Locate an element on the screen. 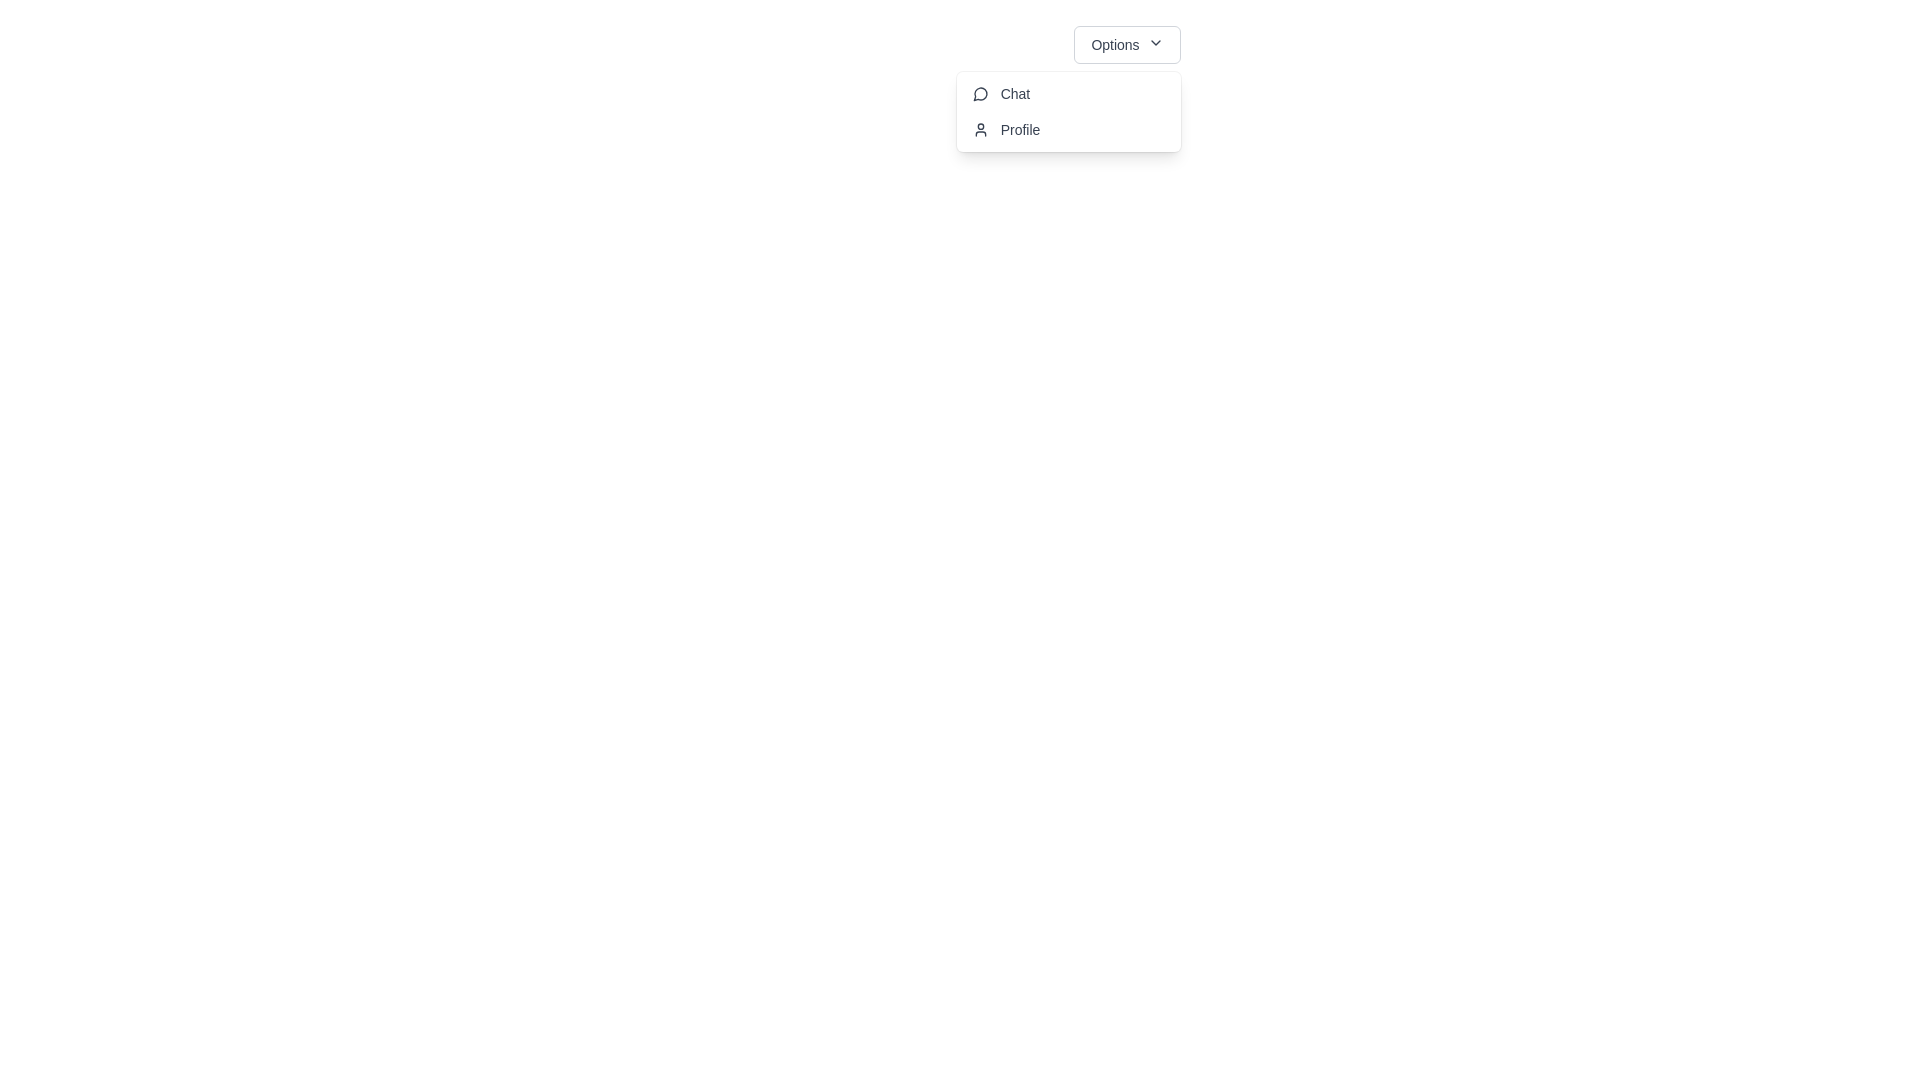 This screenshot has width=1920, height=1080. the 'Chat' icon located within the dropdown menu under the 'Options' button is located at coordinates (980, 93).